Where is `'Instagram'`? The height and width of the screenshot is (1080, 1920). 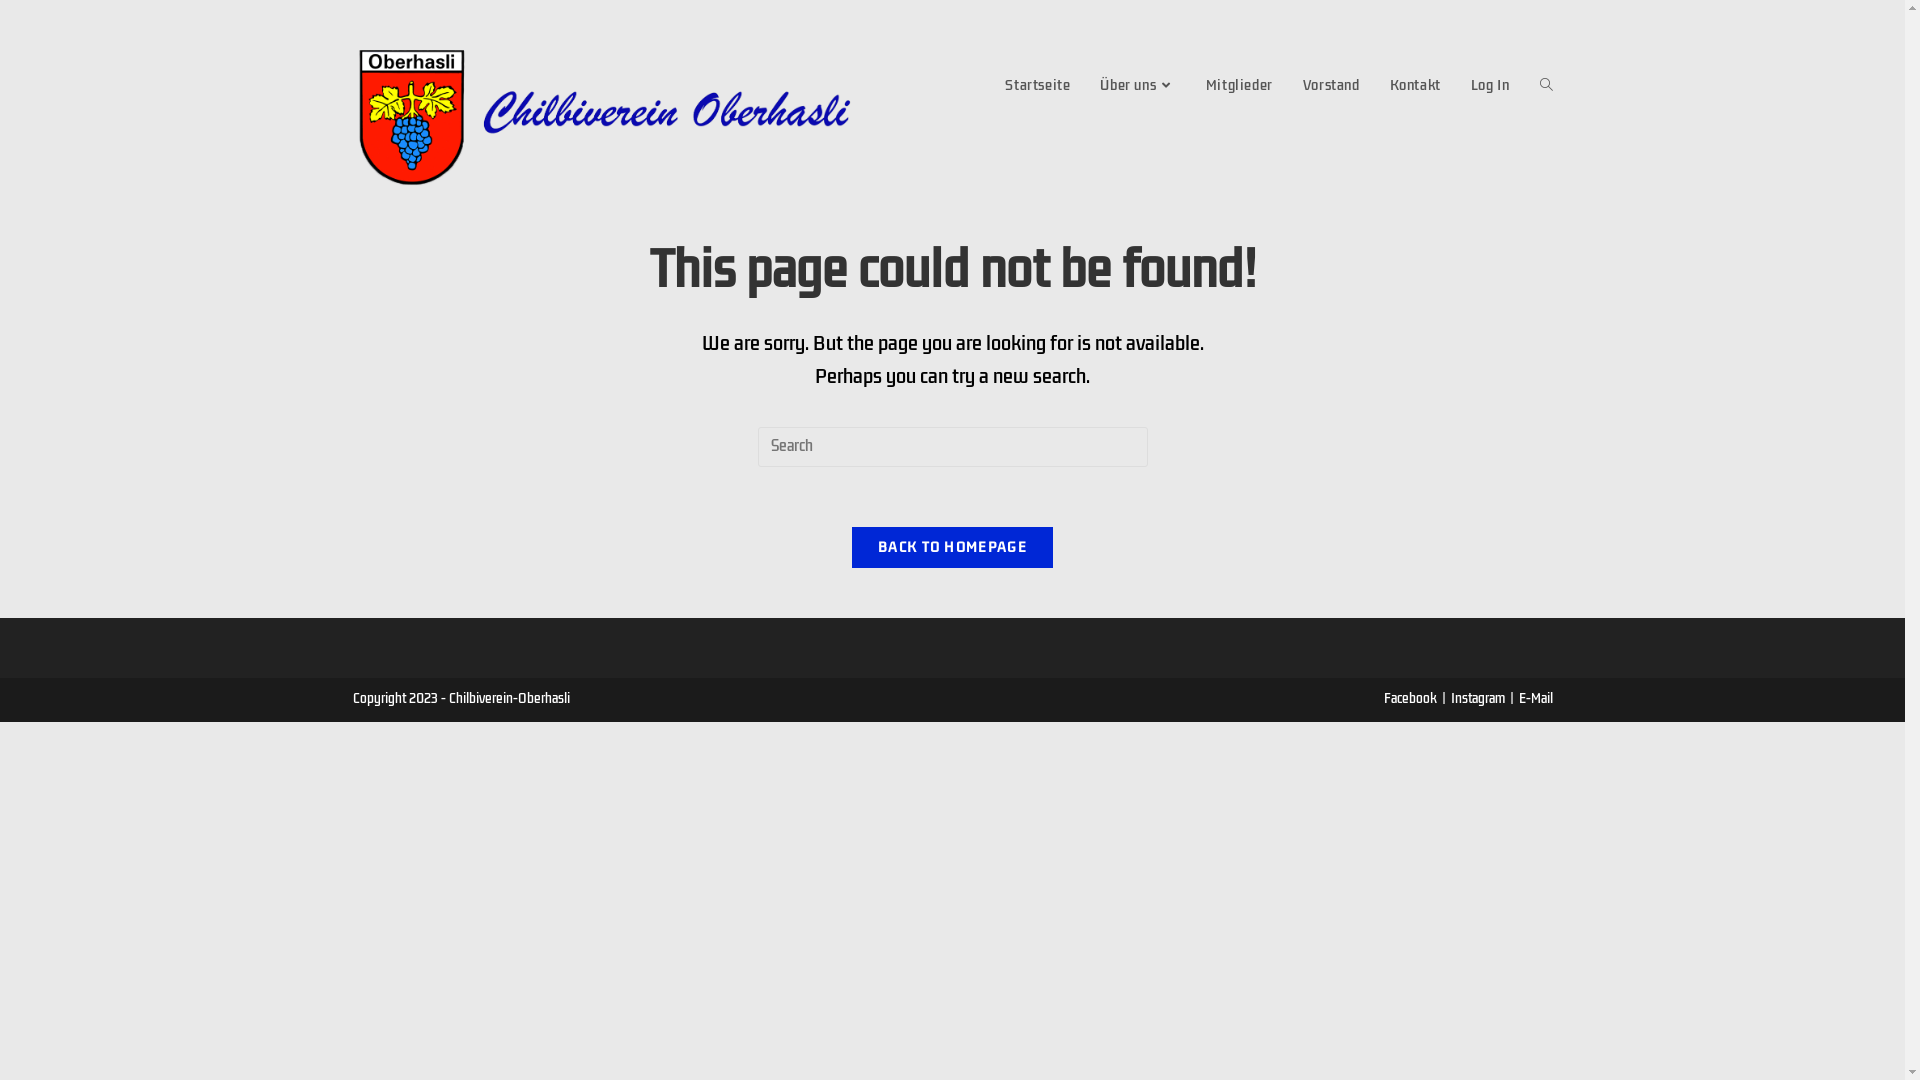
'Instagram' is located at coordinates (1477, 697).